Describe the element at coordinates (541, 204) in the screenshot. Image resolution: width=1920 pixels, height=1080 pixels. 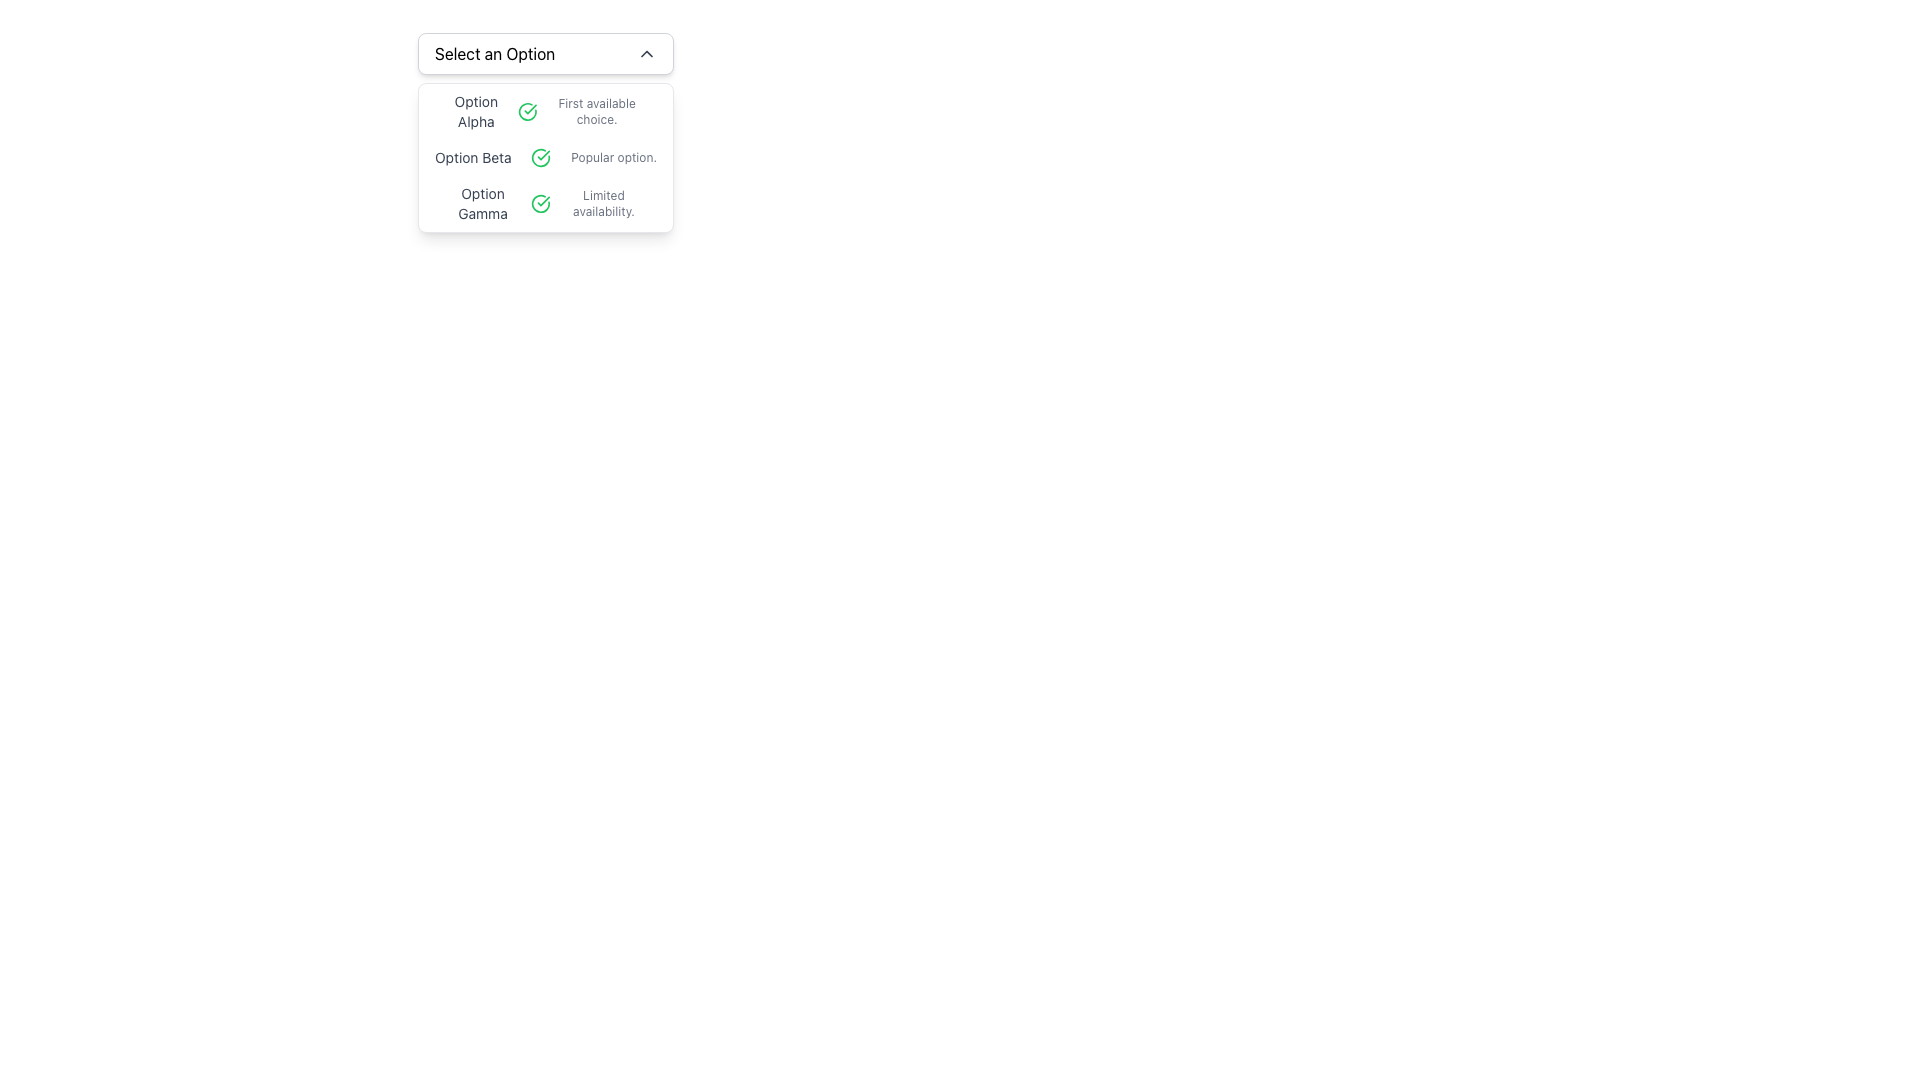
I see `the circular green icon with a checkmark located to the right of 'Option Gamma'` at that location.